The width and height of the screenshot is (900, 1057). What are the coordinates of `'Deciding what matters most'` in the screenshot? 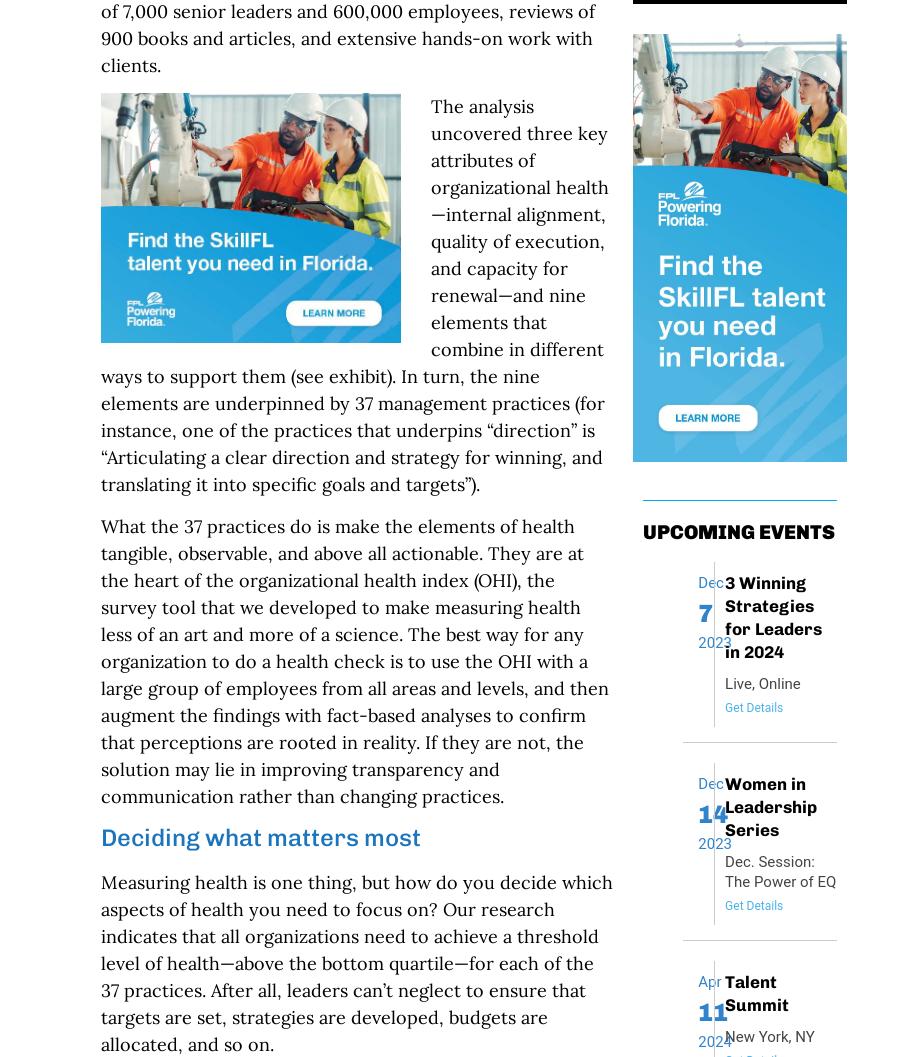 It's located at (98, 836).